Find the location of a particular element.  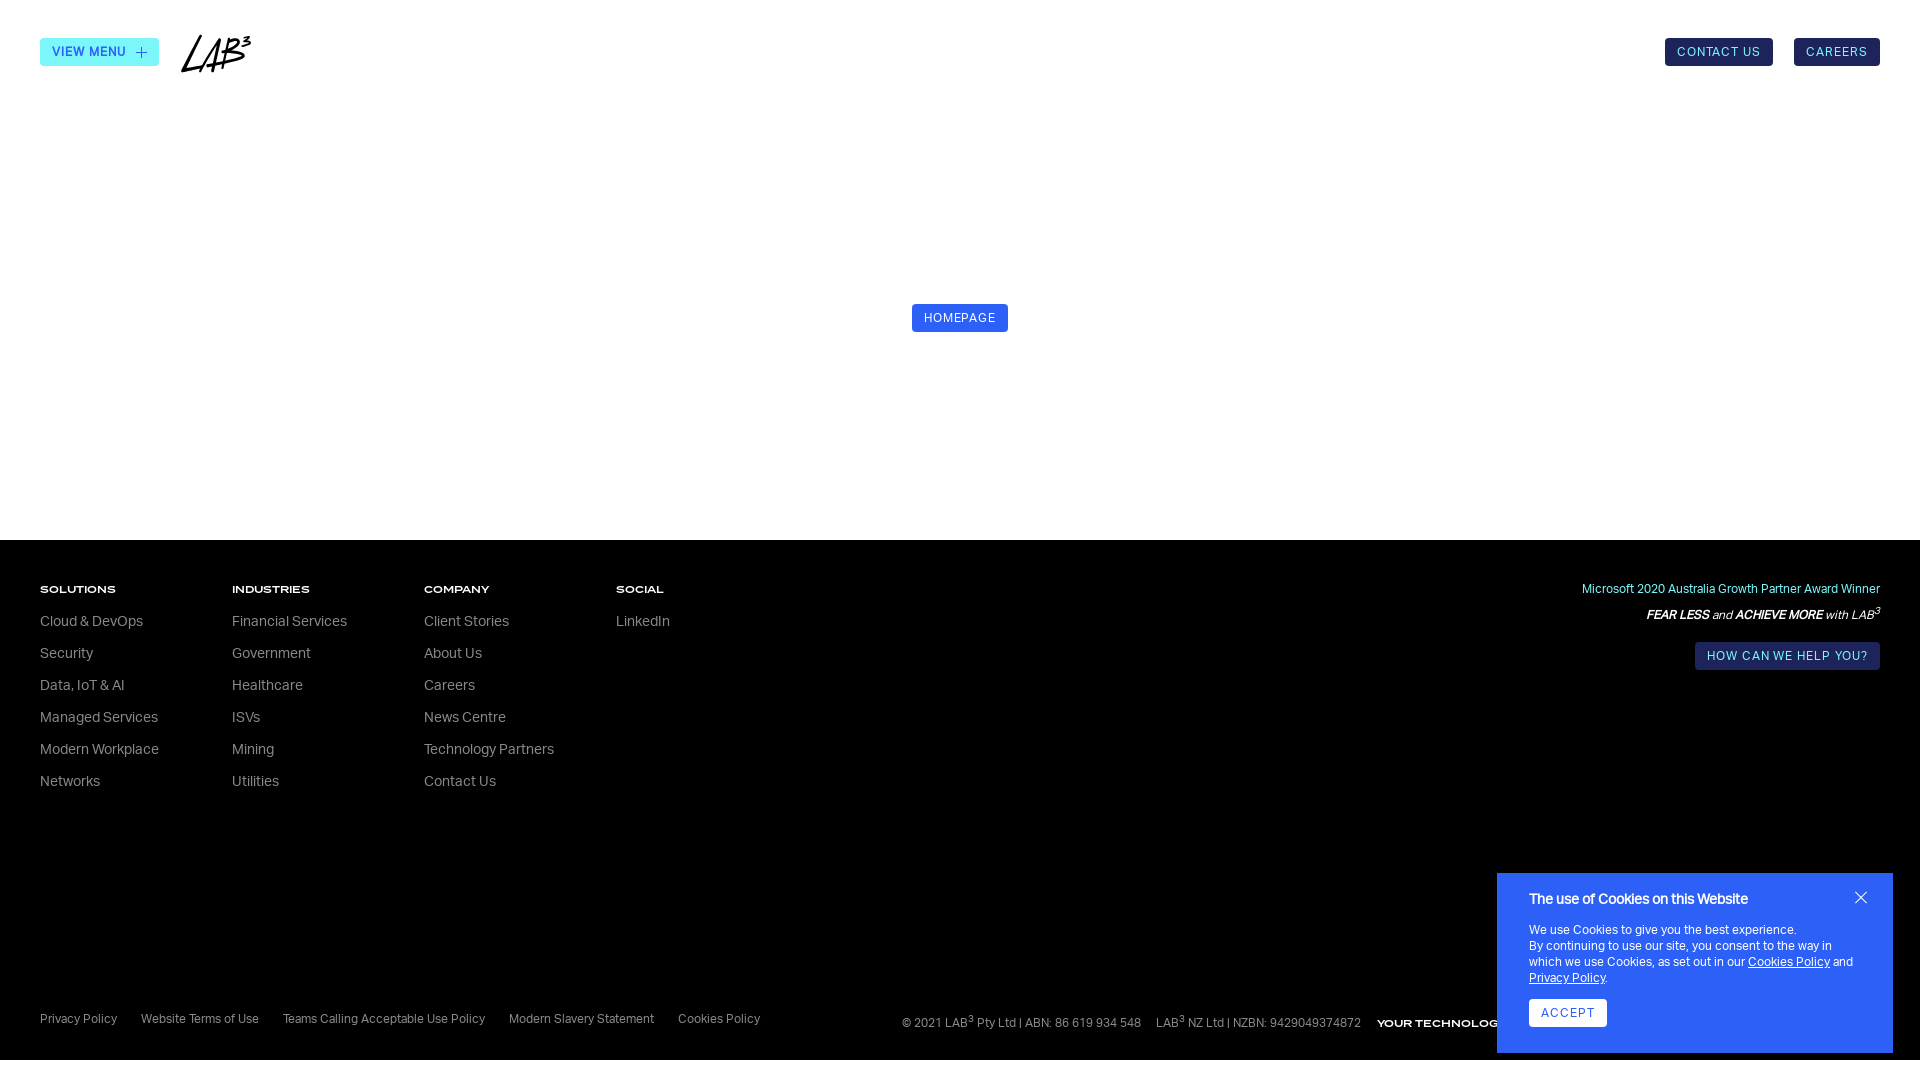

'Cookies Policy' is located at coordinates (719, 1018).